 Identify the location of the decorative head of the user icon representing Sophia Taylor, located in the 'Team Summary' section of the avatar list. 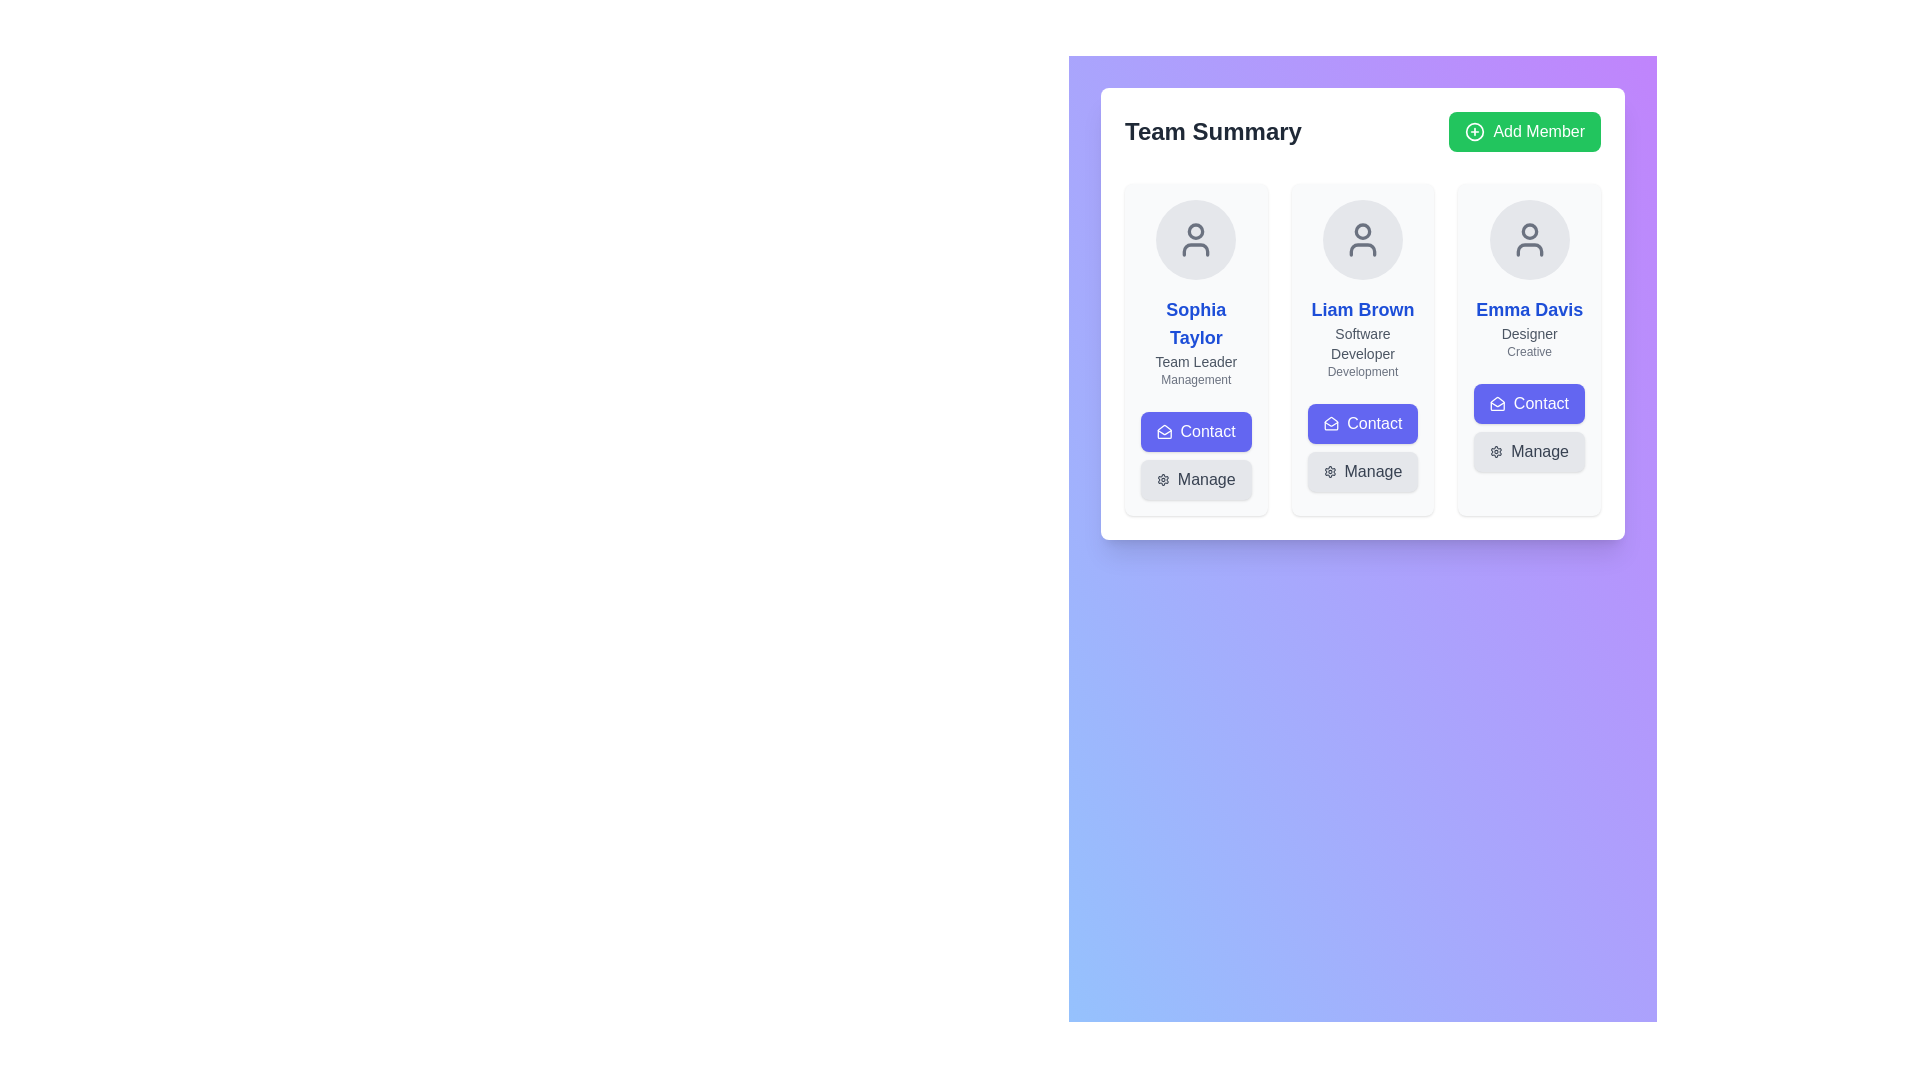
(1196, 230).